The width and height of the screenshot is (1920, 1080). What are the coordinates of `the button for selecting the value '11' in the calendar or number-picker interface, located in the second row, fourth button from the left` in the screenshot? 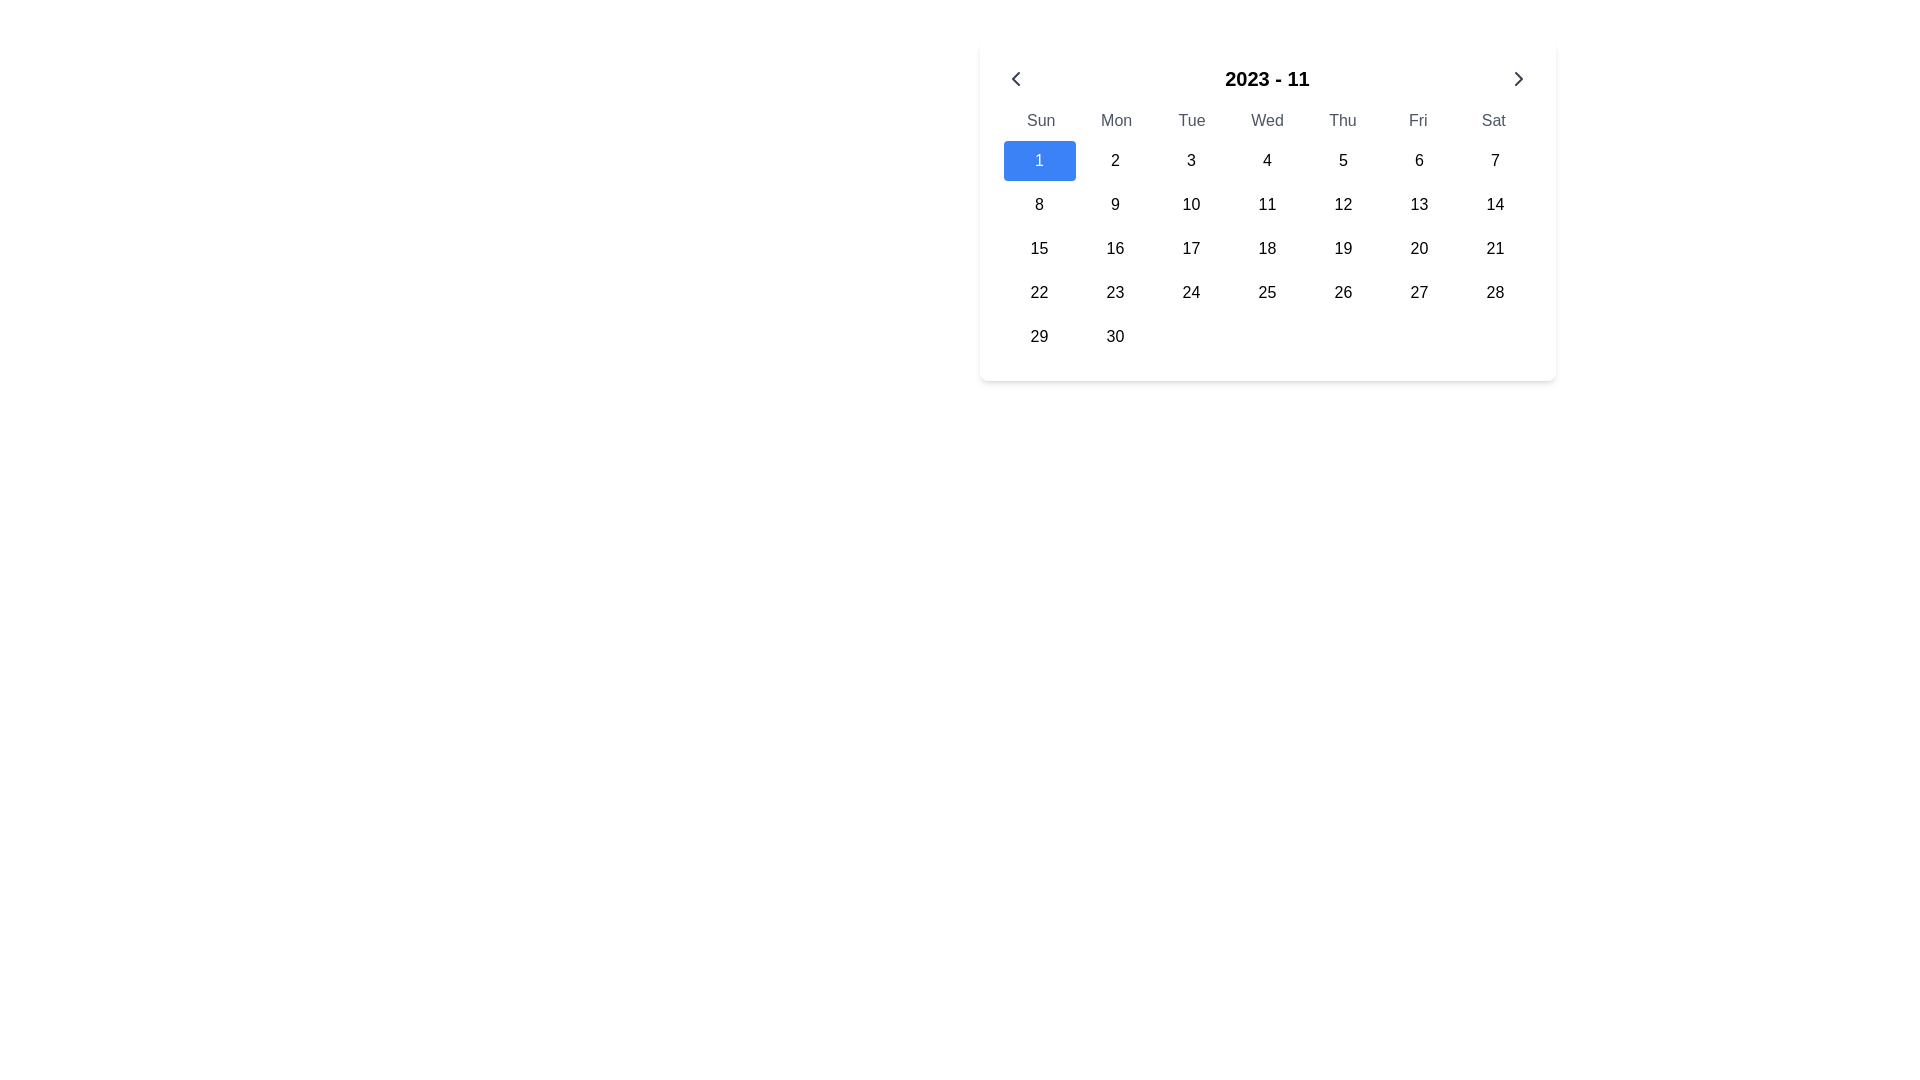 It's located at (1266, 204).